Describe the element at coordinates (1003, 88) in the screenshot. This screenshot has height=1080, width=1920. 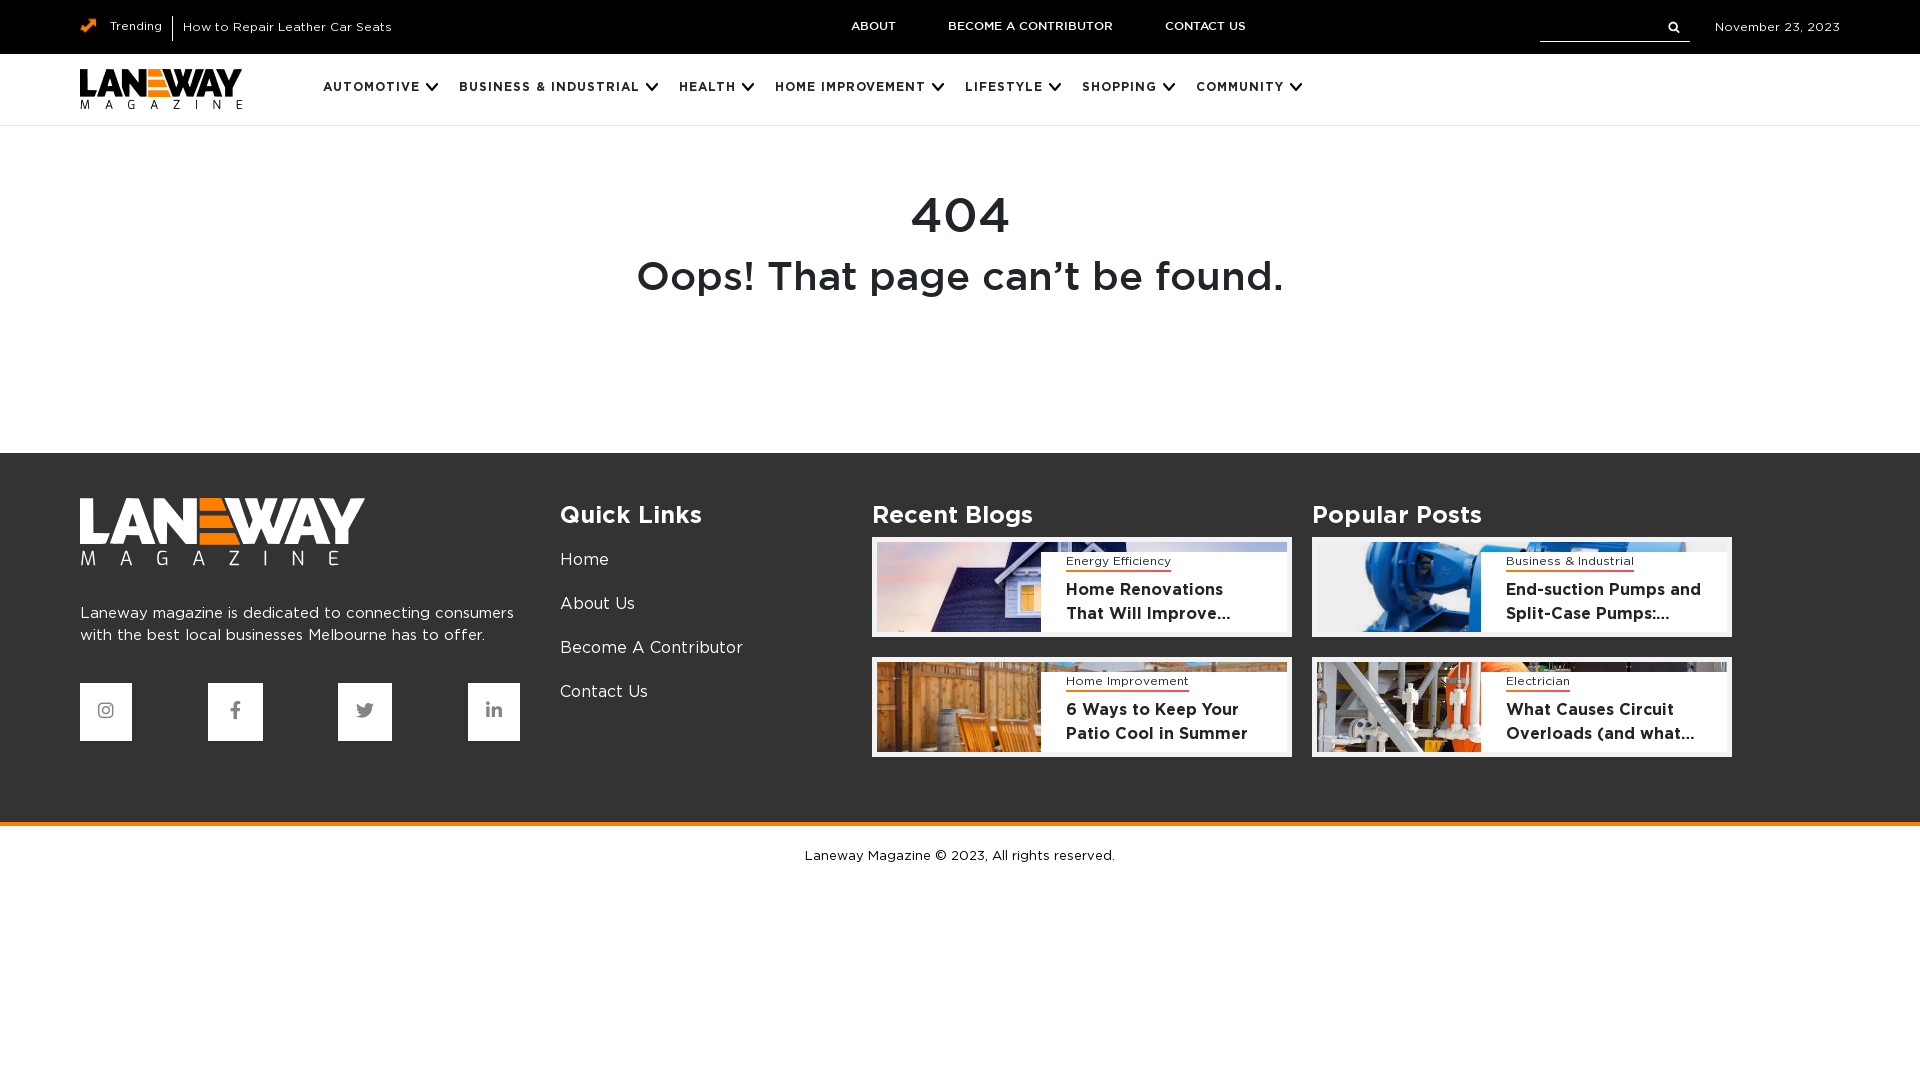
I see `'LIFESTYLE'` at that location.